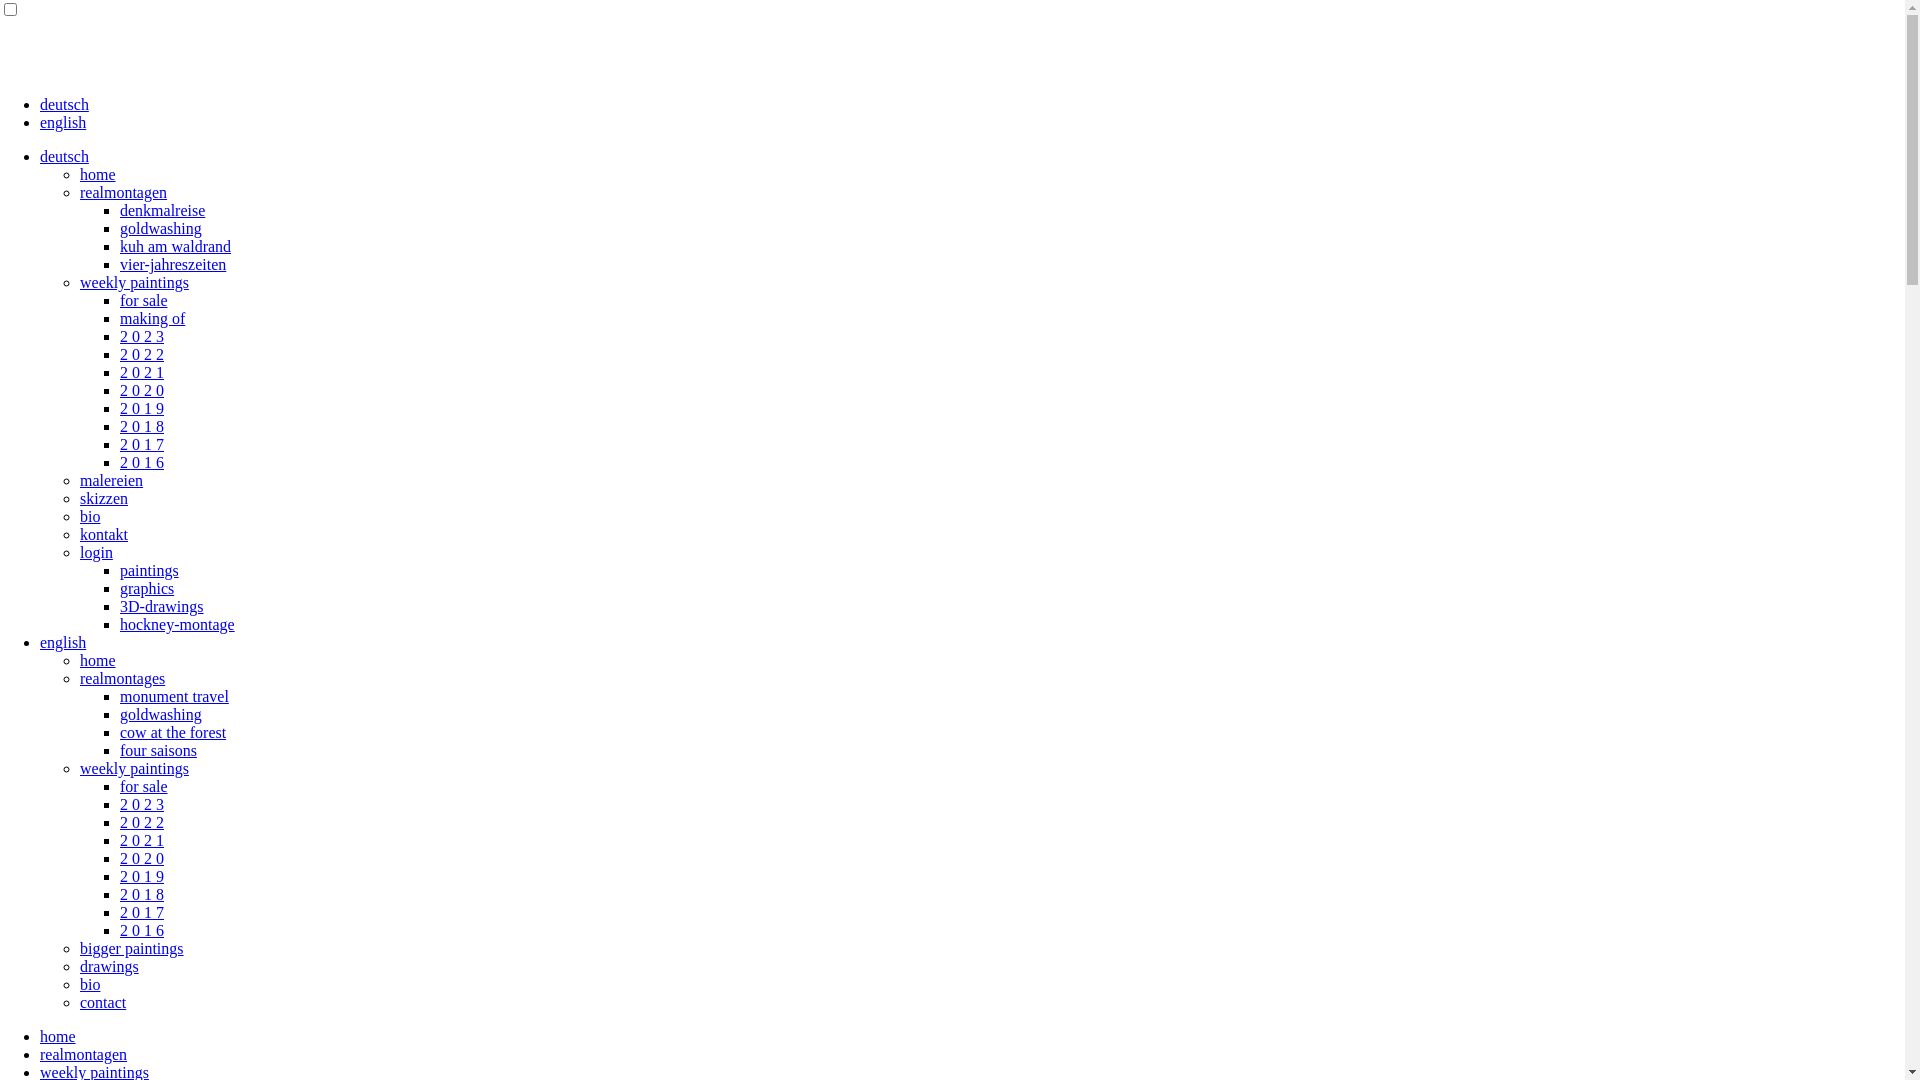 This screenshot has width=1920, height=1080. Describe the element at coordinates (141, 822) in the screenshot. I see `'2 0 2 2'` at that location.